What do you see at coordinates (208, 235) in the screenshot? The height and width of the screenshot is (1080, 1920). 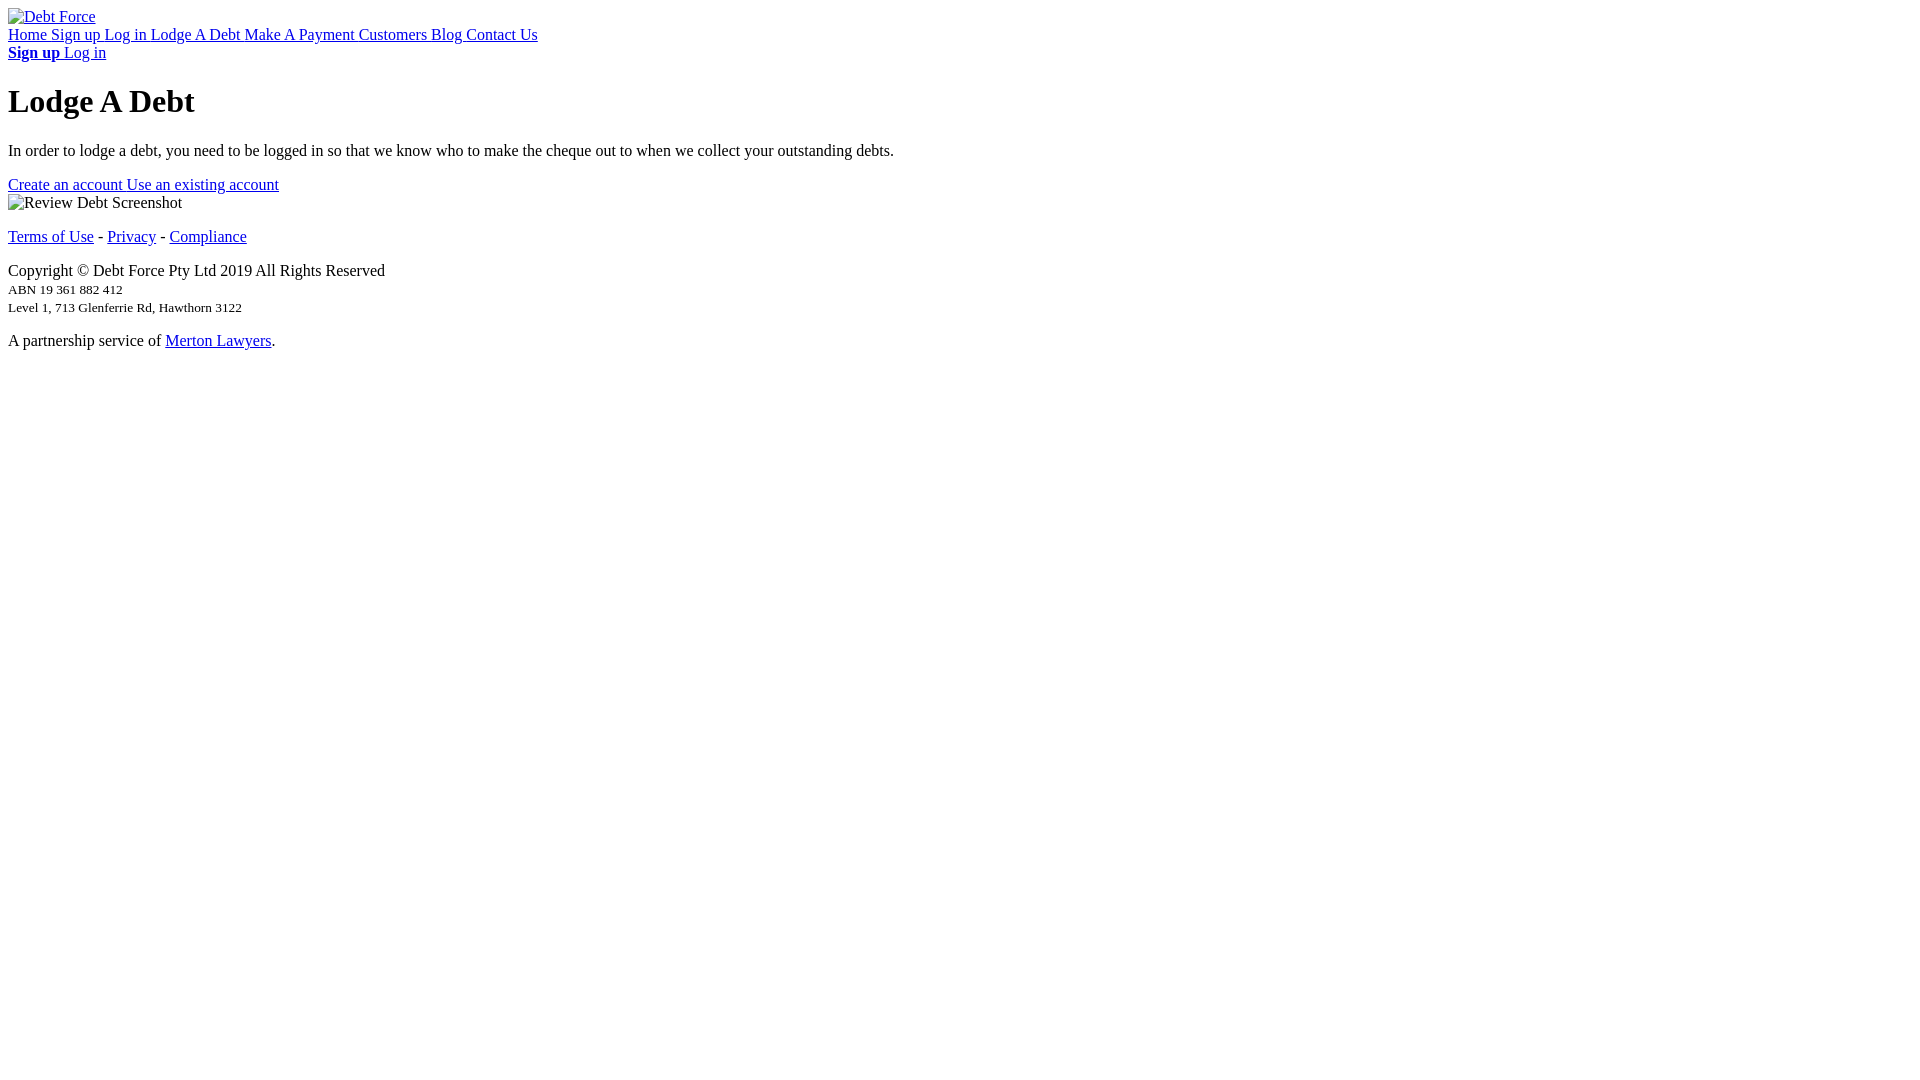 I see `'Compliance'` at bounding box center [208, 235].